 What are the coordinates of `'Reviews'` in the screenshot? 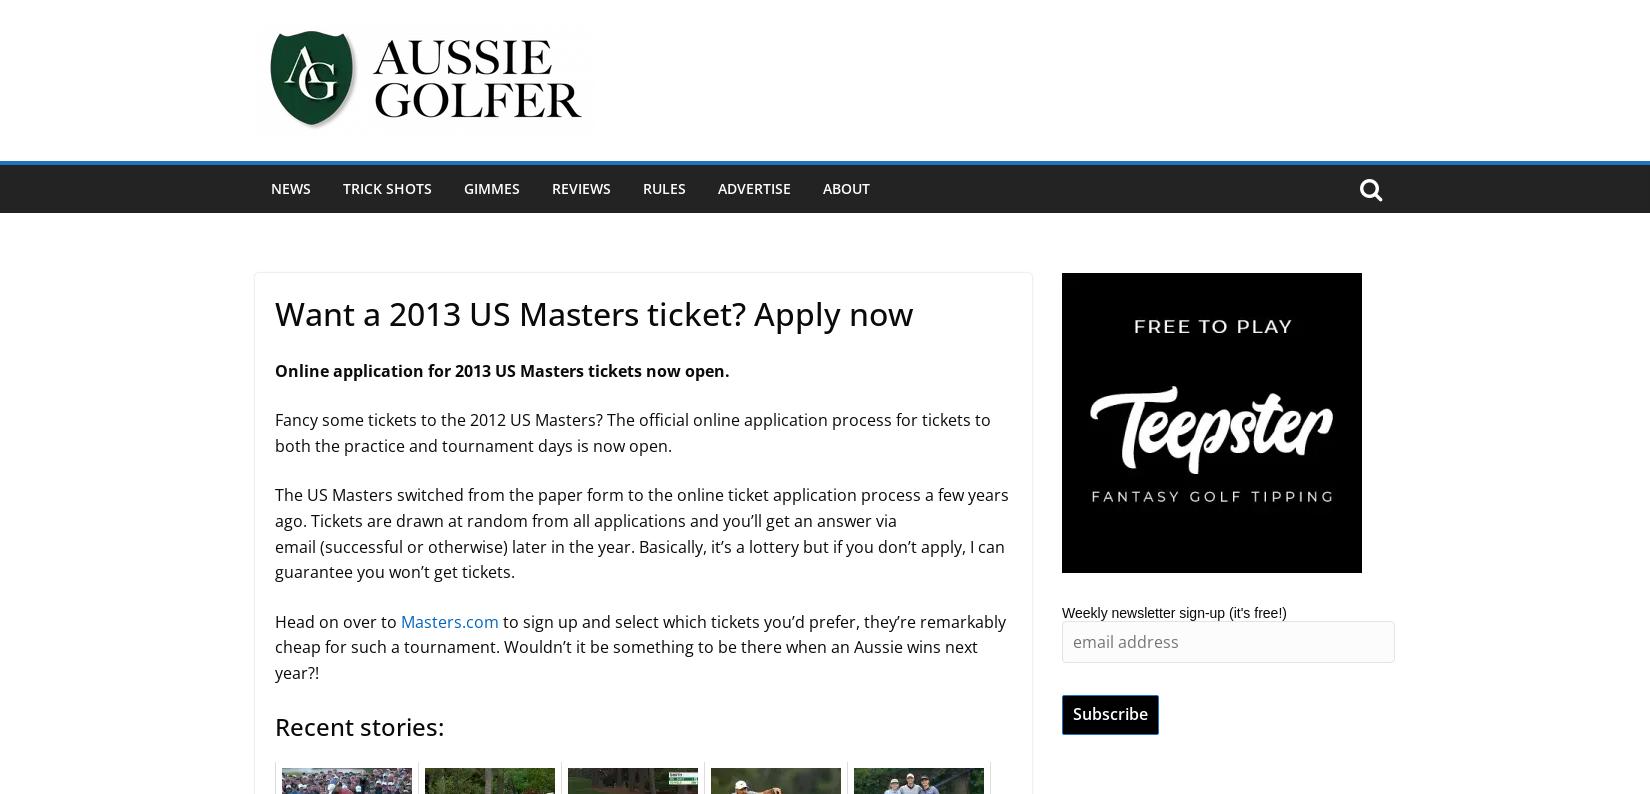 It's located at (580, 187).